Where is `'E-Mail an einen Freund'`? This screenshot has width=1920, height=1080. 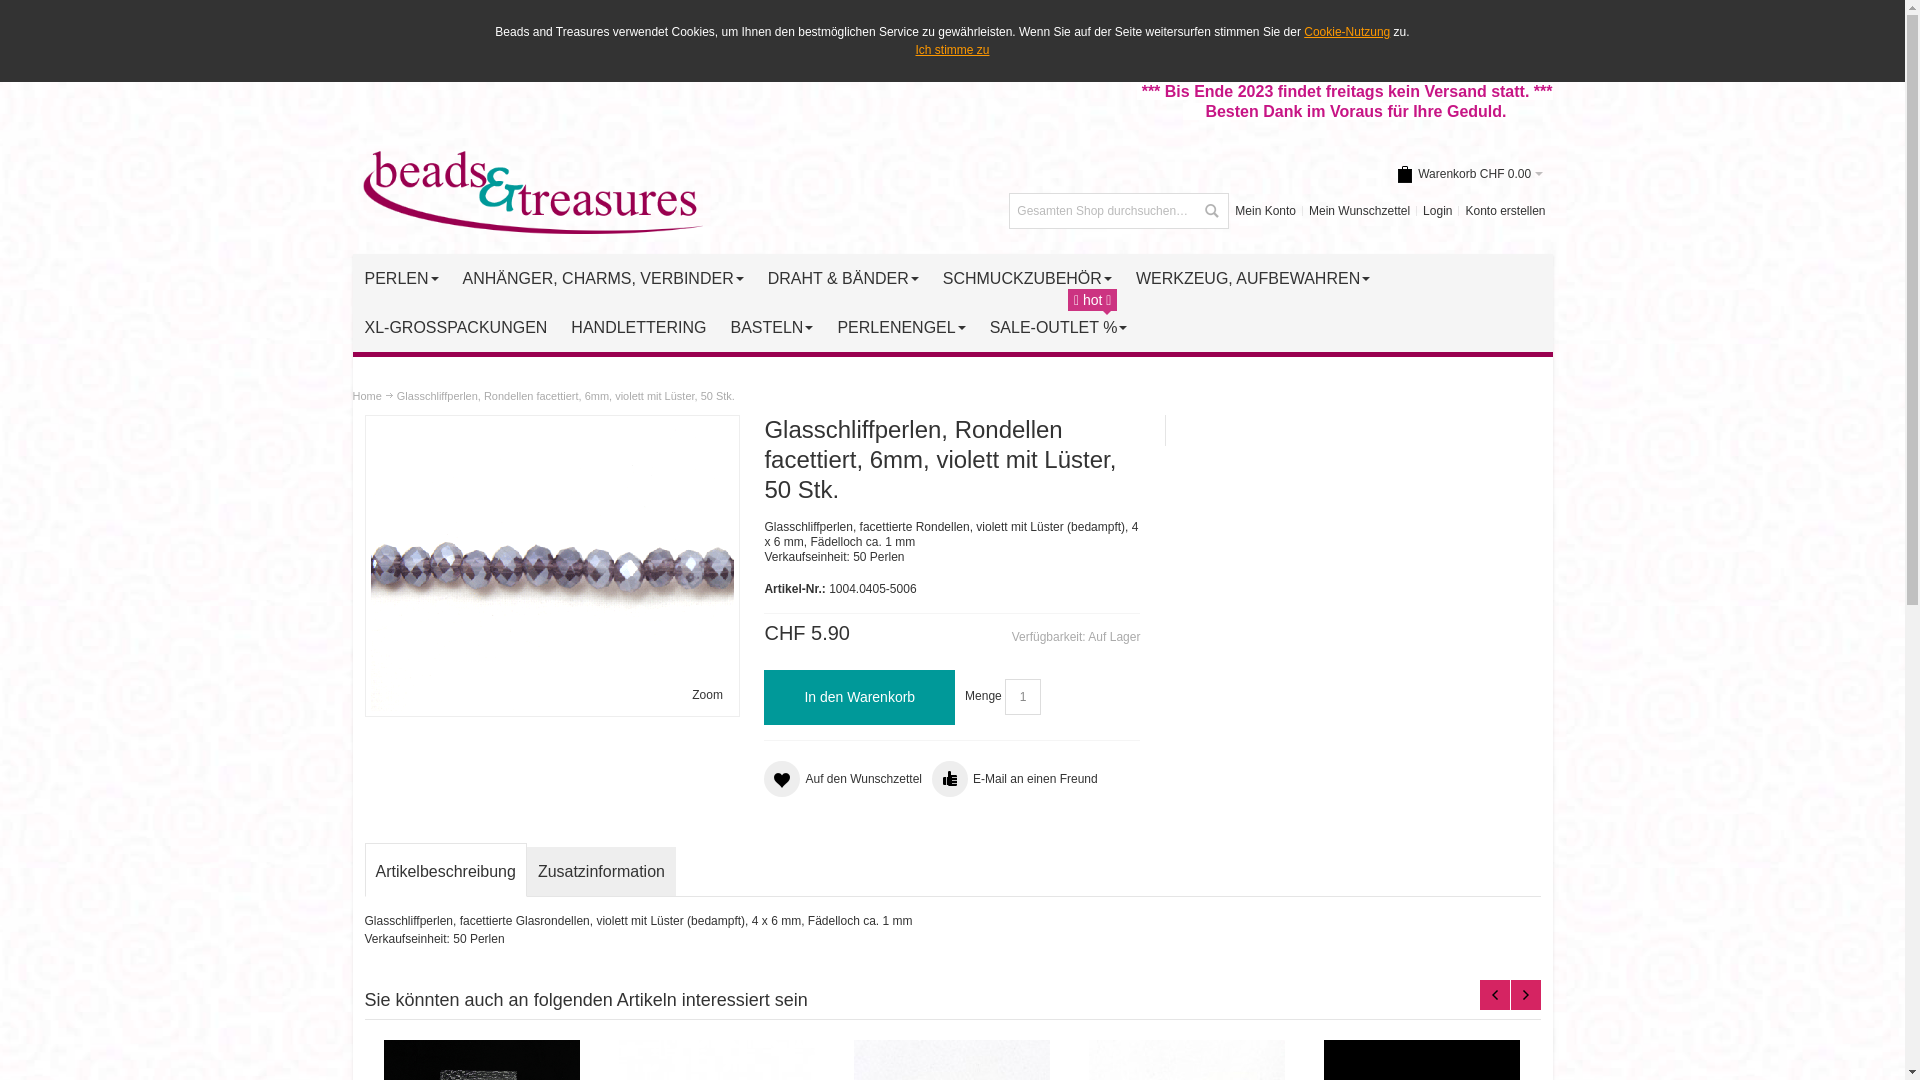 'E-Mail an einen Freund' is located at coordinates (1014, 778).